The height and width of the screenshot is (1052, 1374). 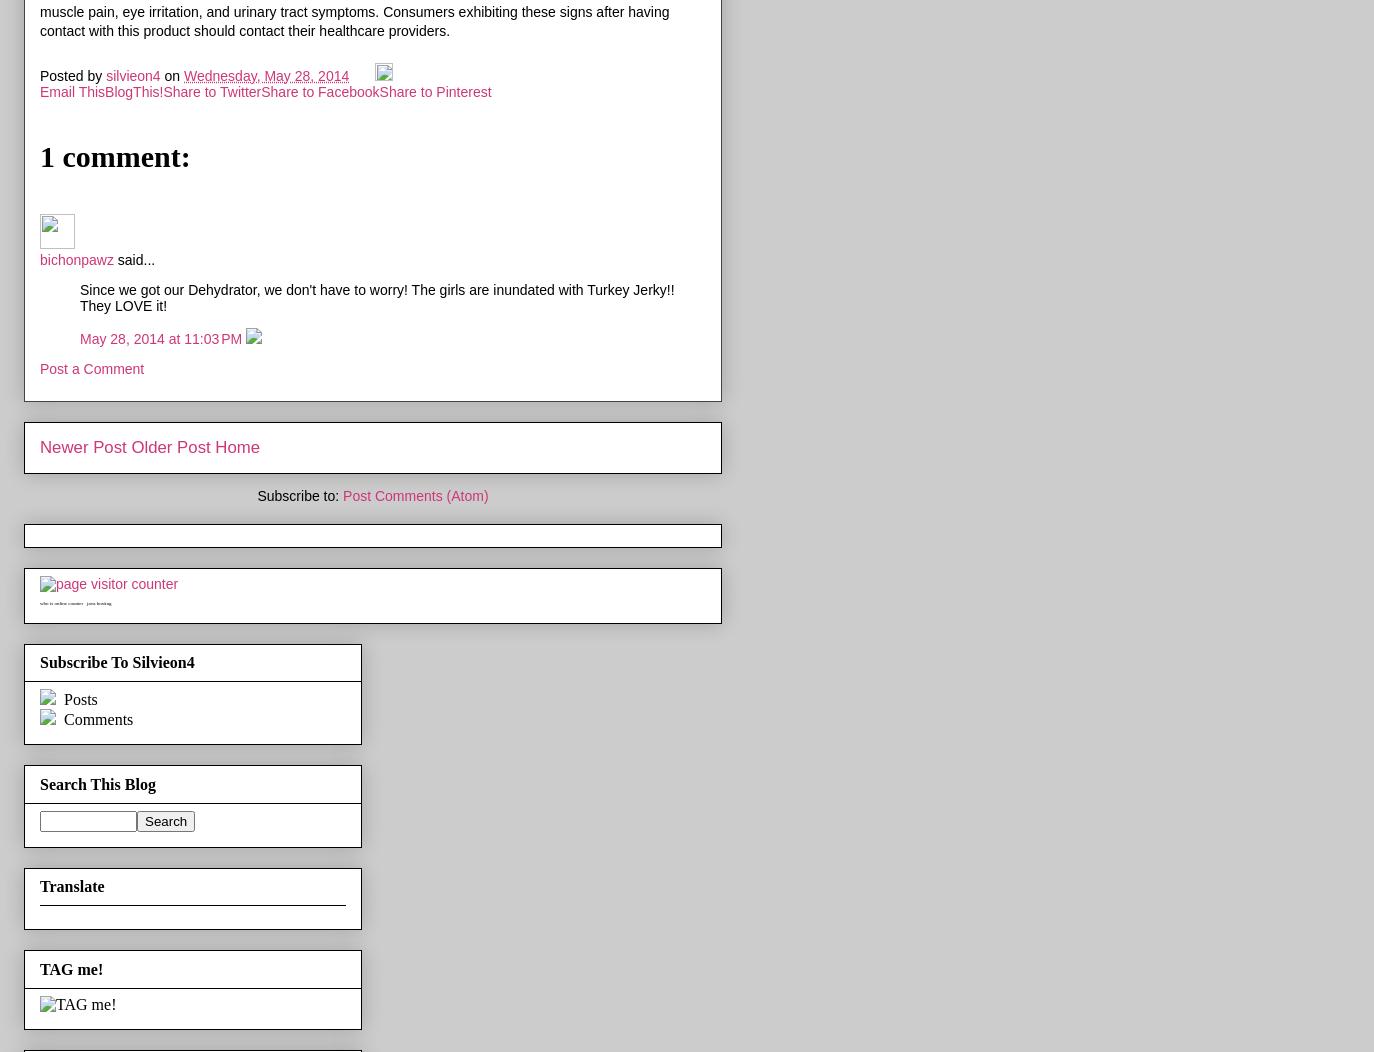 I want to click on 'Post Comments (Atom)', so click(x=415, y=493).